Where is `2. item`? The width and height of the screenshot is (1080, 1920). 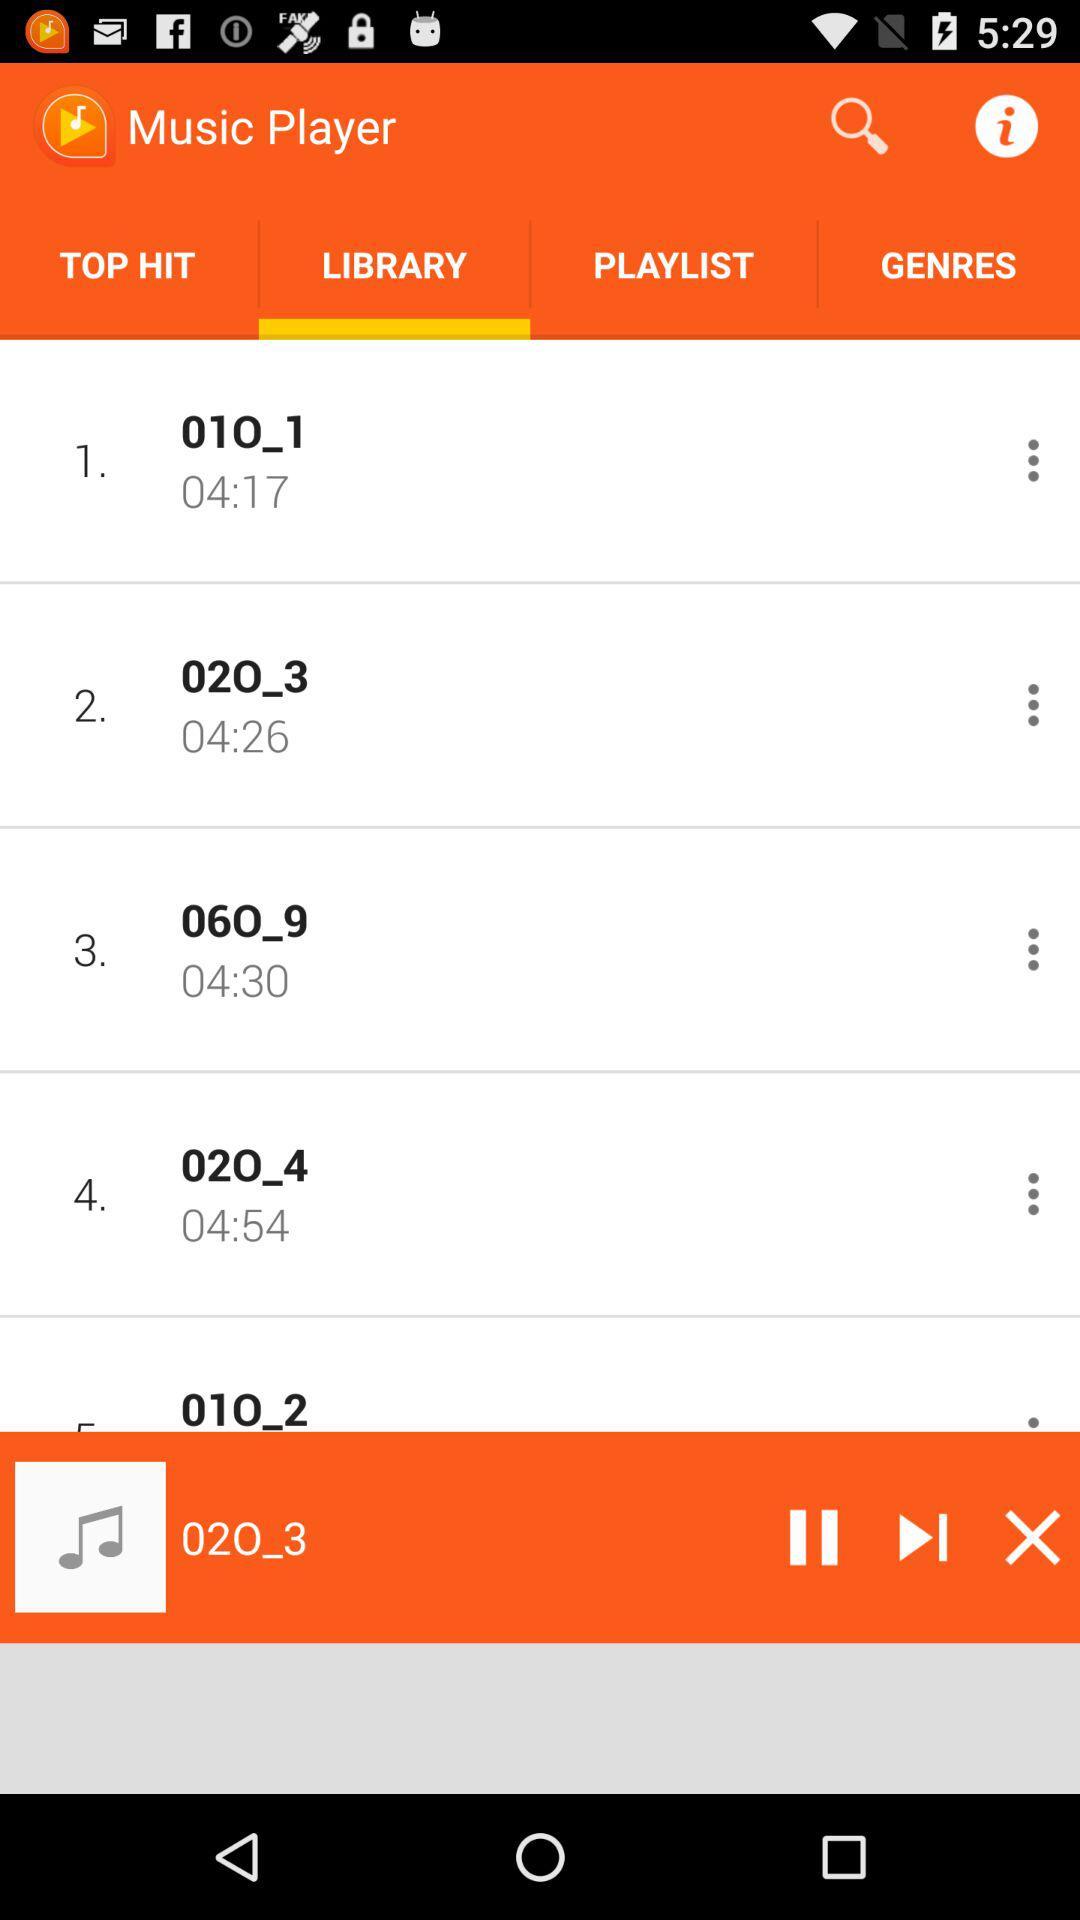 2. item is located at coordinates (90, 704).